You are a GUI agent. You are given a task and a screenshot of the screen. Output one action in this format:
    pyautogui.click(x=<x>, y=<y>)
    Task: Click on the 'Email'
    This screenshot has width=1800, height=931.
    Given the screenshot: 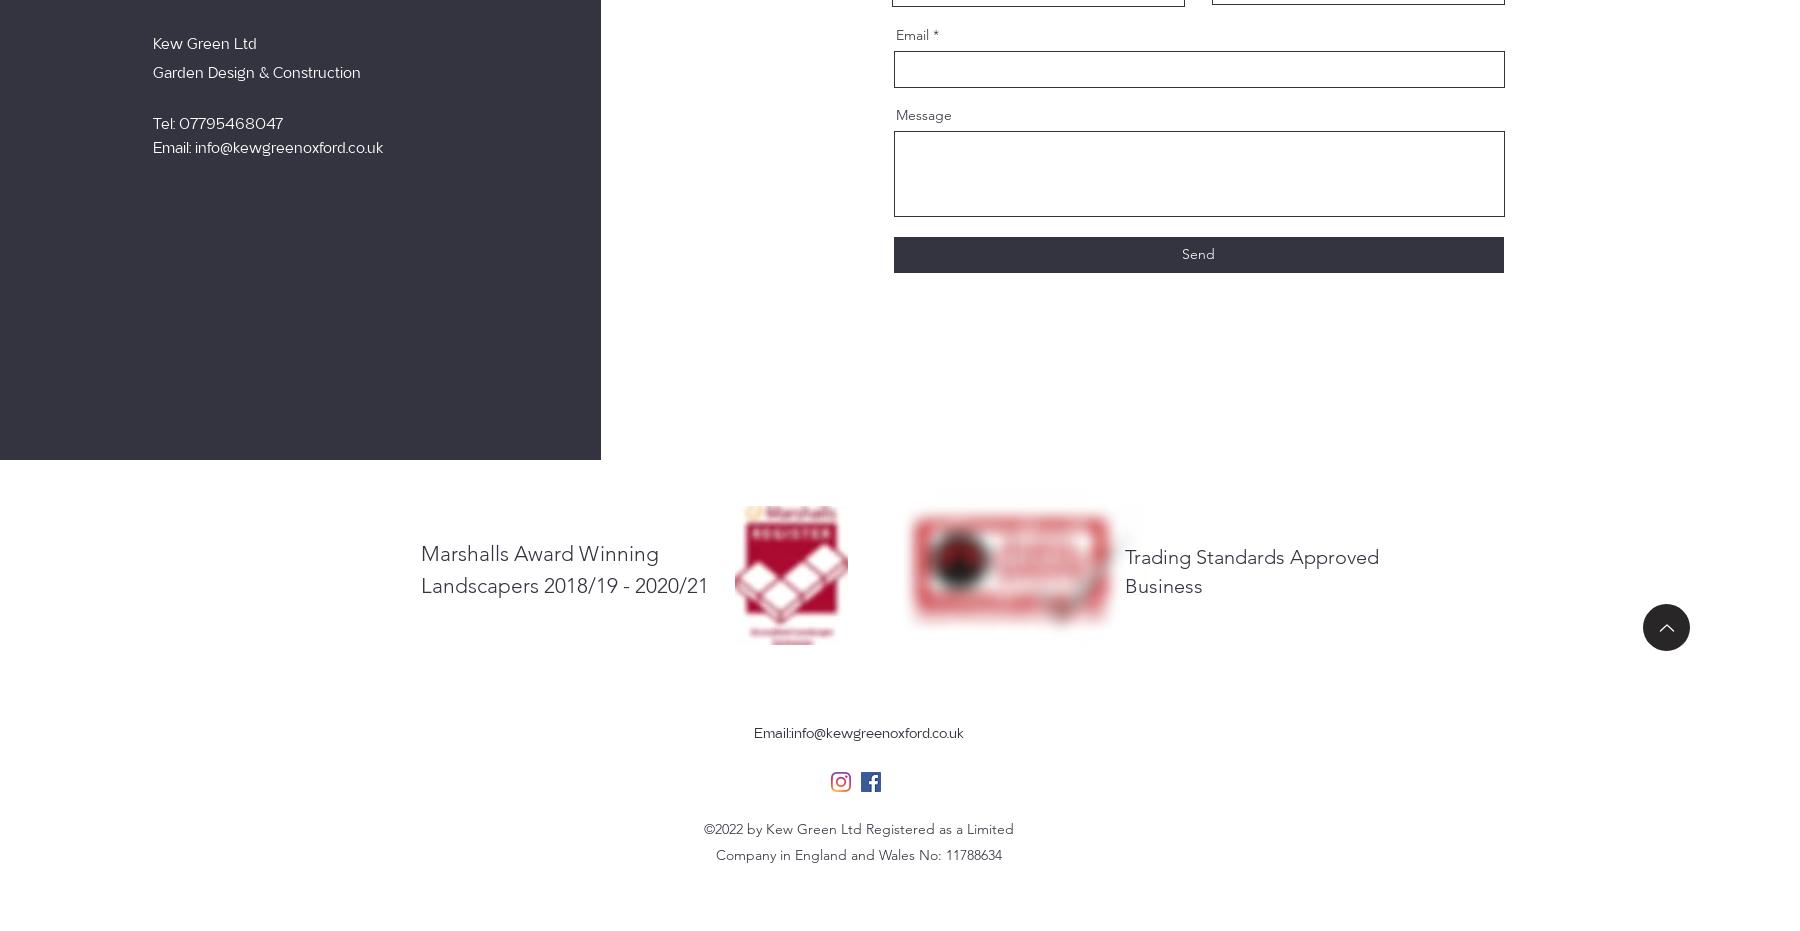 What is the action you would take?
    pyautogui.click(x=910, y=34)
    